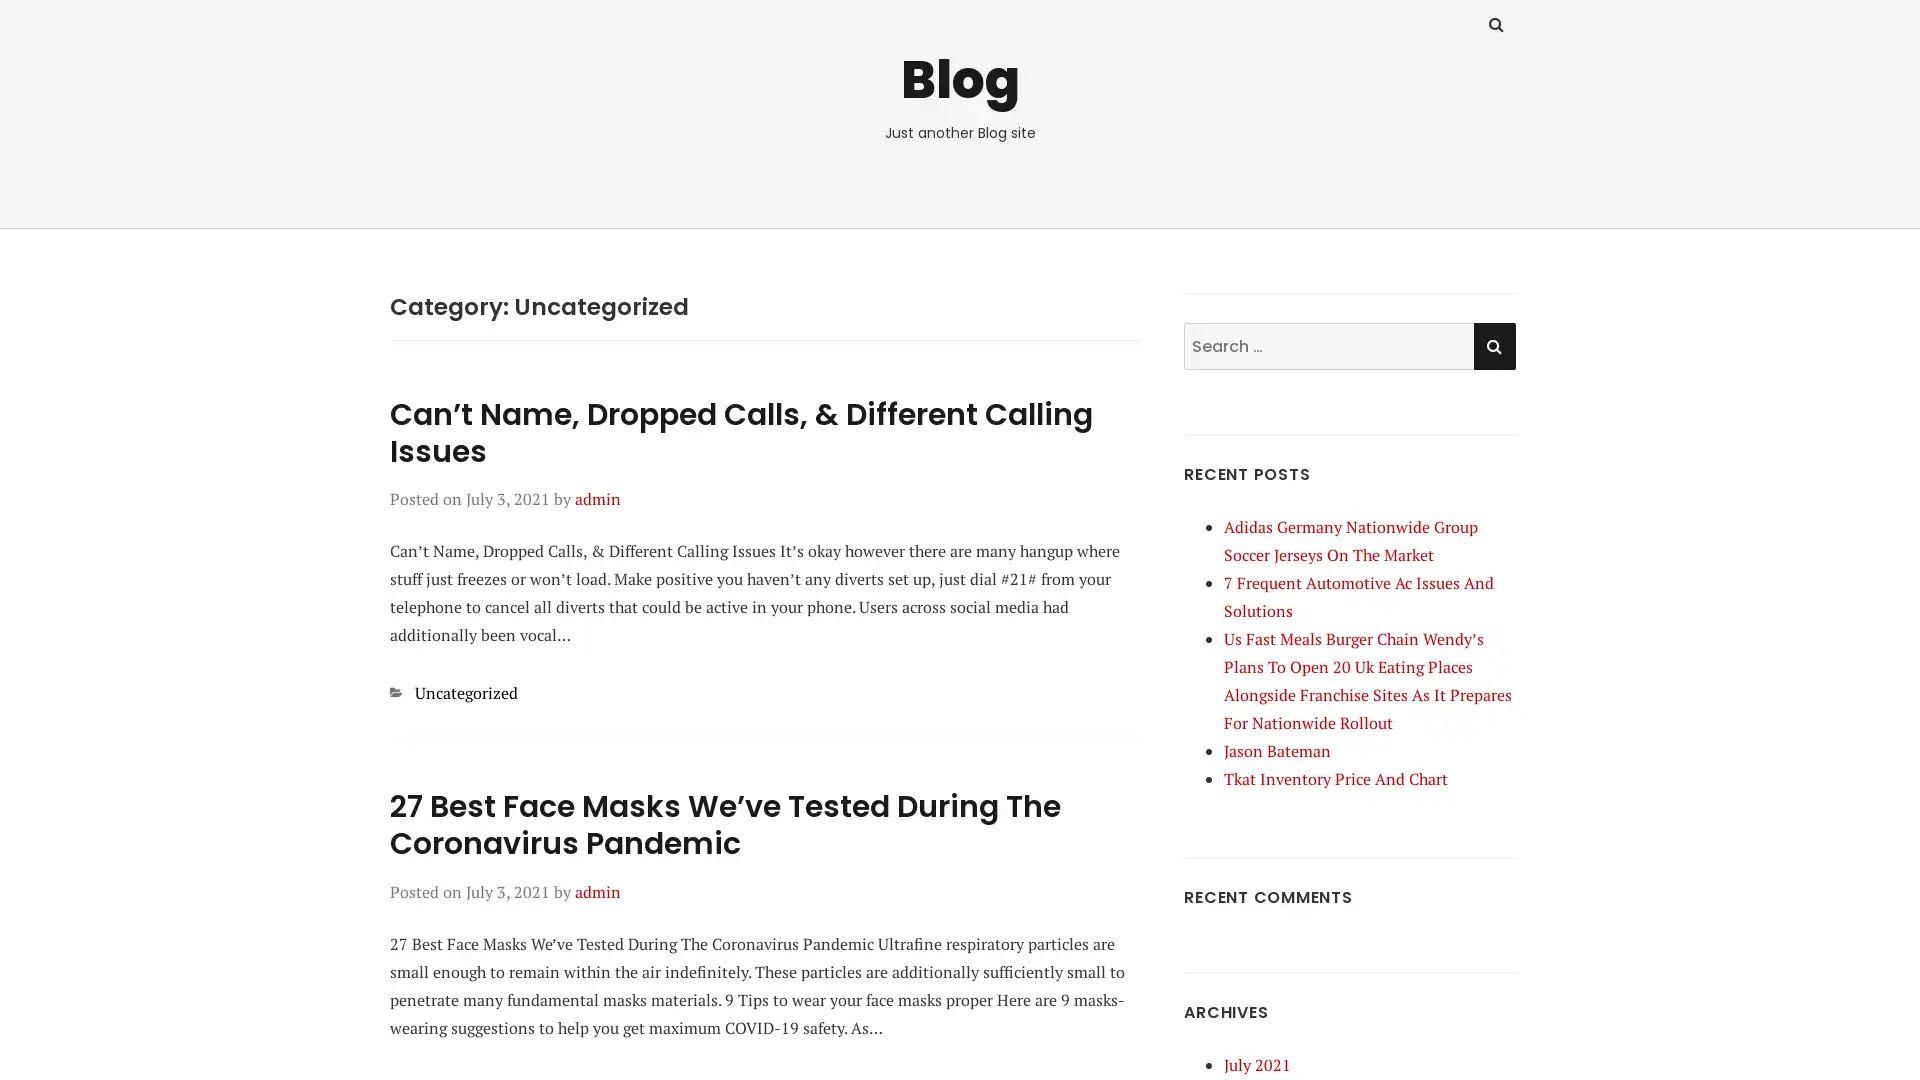 This screenshot has width=1920, height=1080. What do you see at coordinates (1493, 344) in the screenshot?
I see `SEARCH` at bounding box center [1493, 344].